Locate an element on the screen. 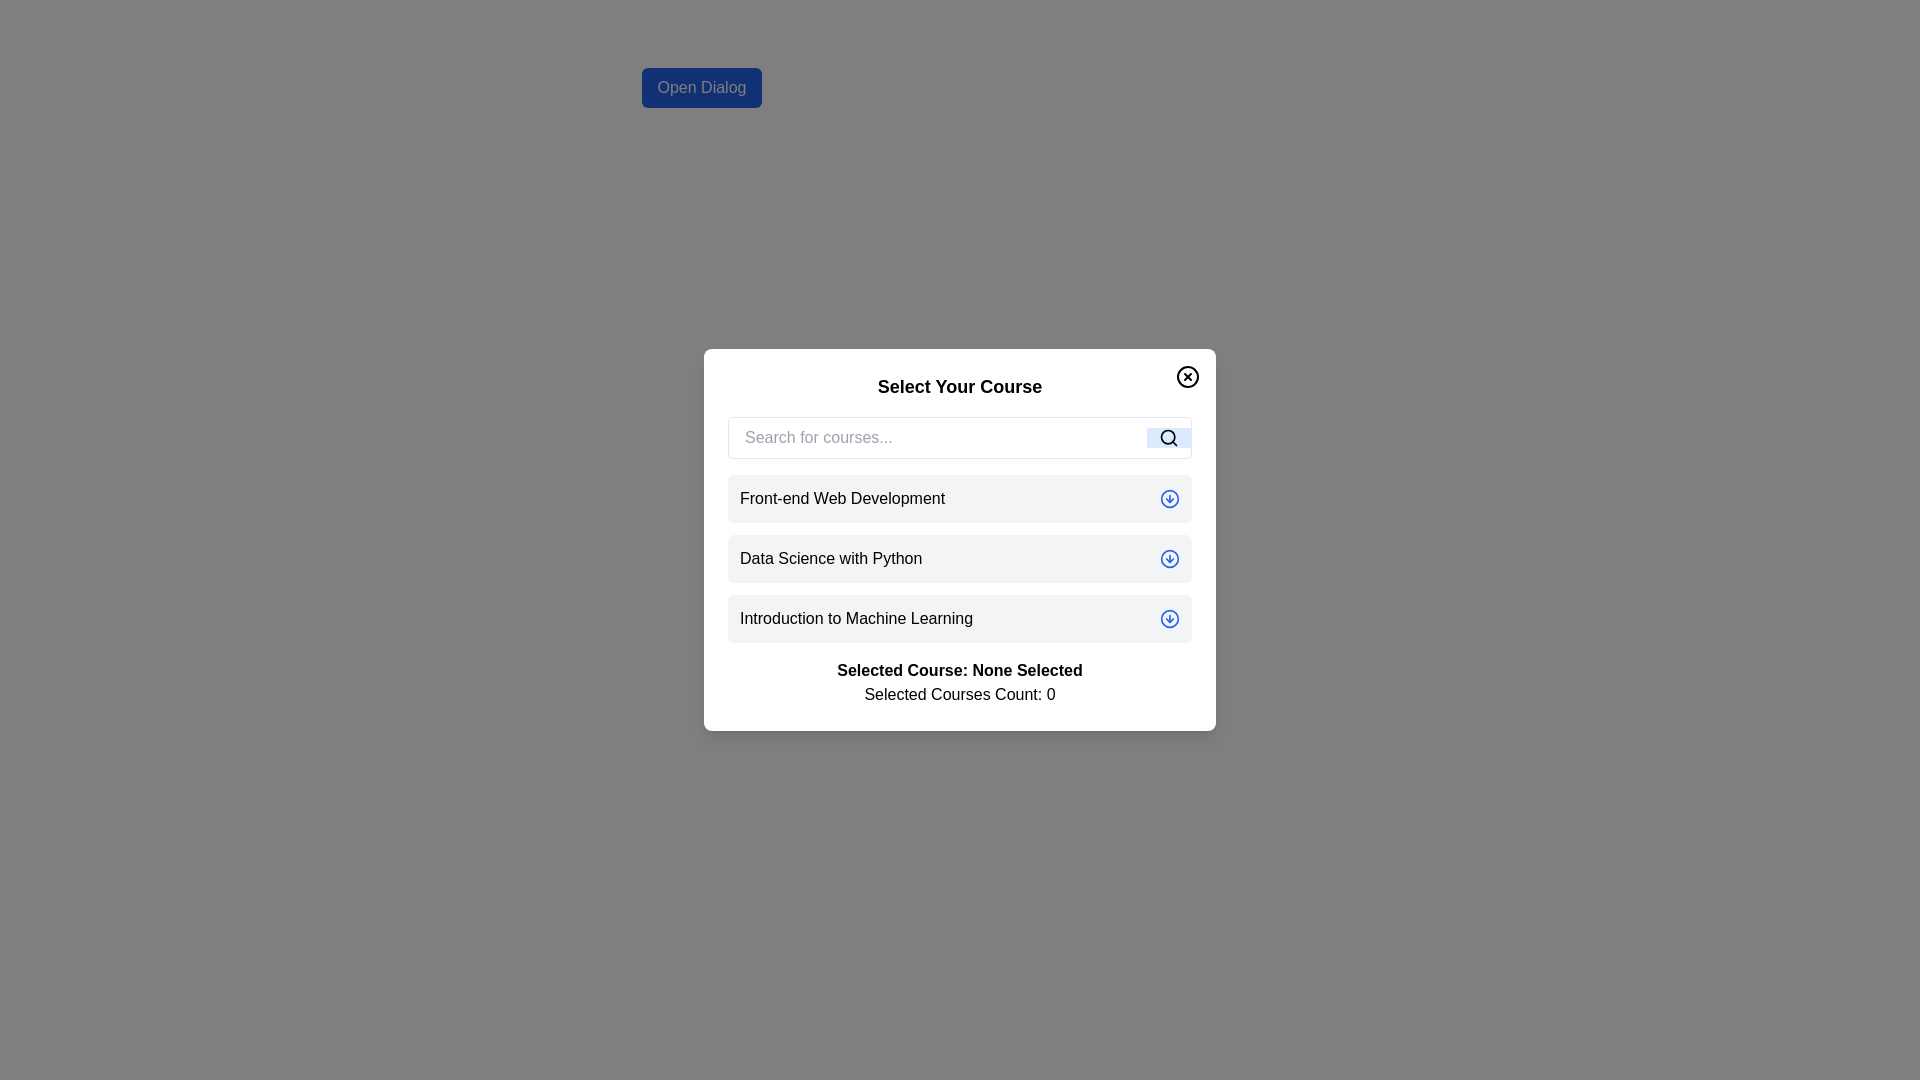 The image size is (1920, 1080). the blue rectangular button labeled 'Open Dialog' positioned centrally above the modal dialog box is located at coordinates (701, 87).